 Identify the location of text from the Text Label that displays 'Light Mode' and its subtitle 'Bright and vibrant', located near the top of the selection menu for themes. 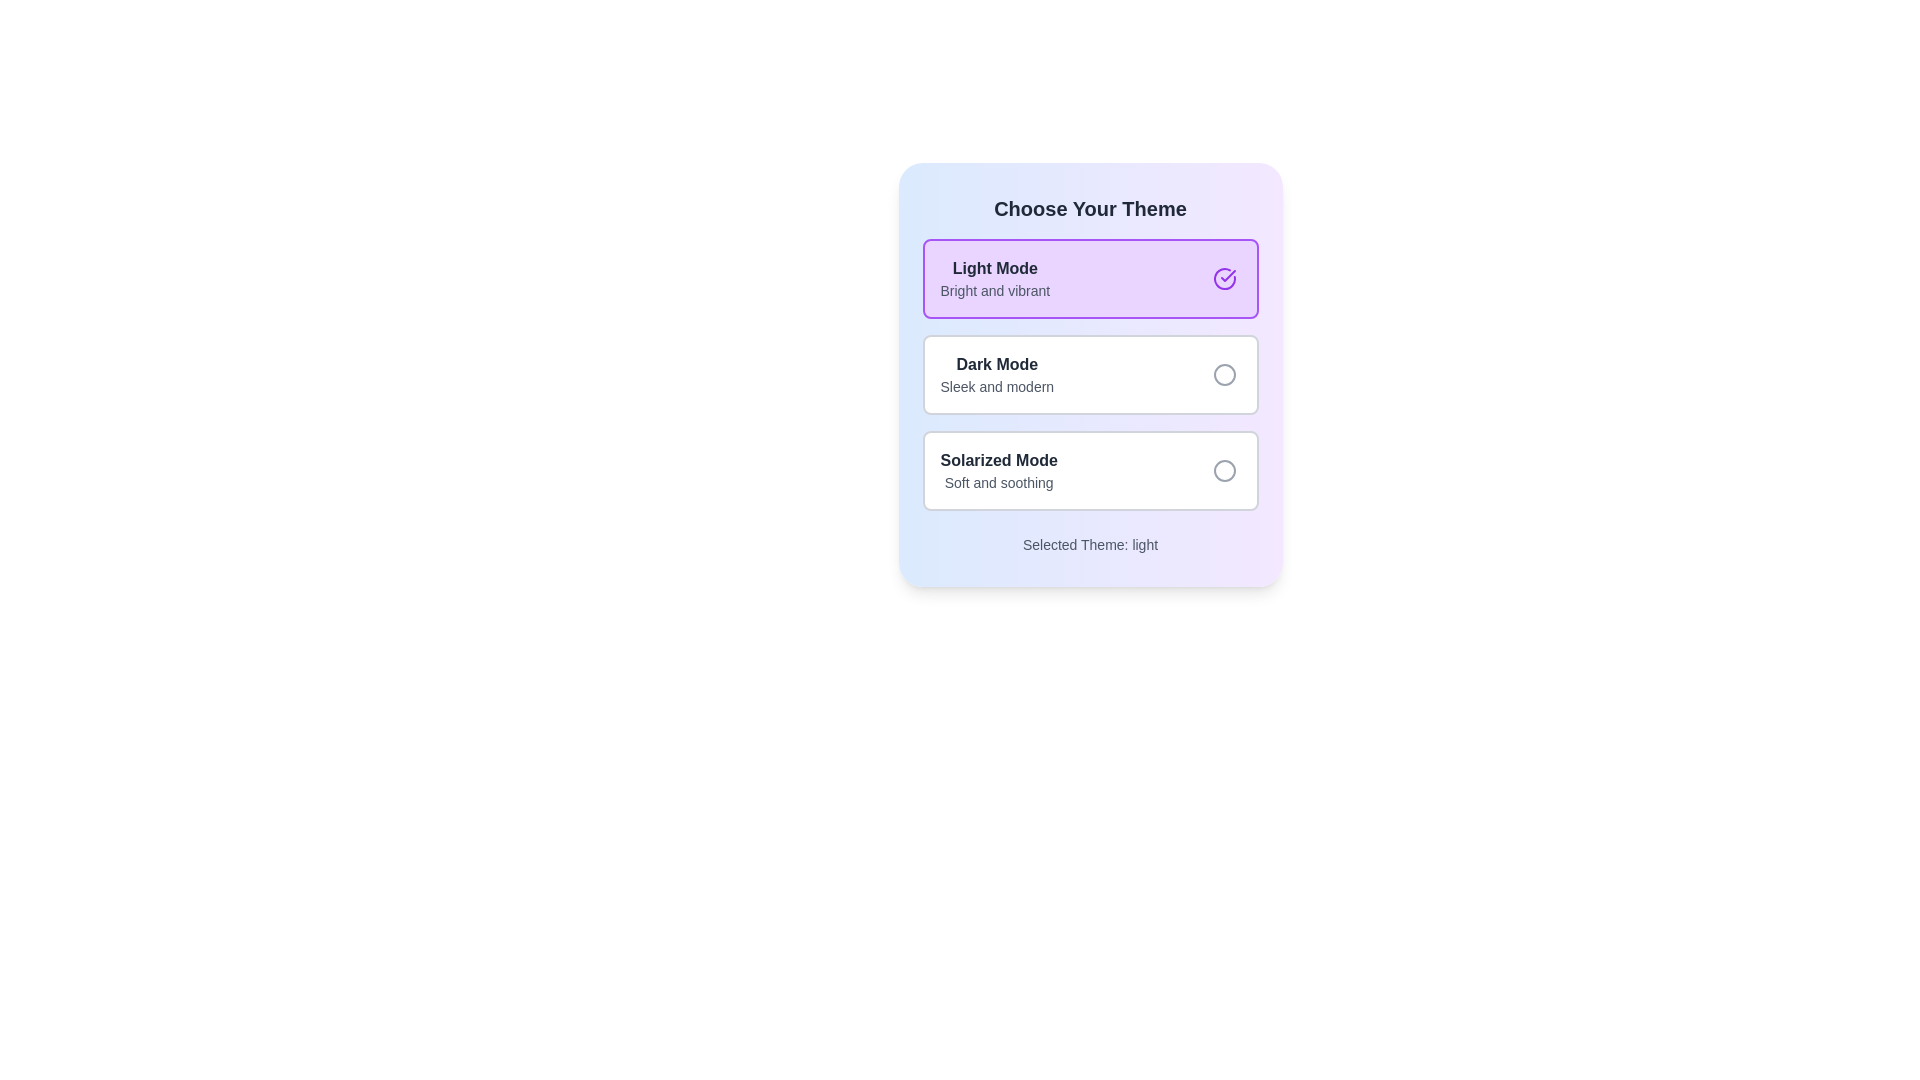
(1003, 278).